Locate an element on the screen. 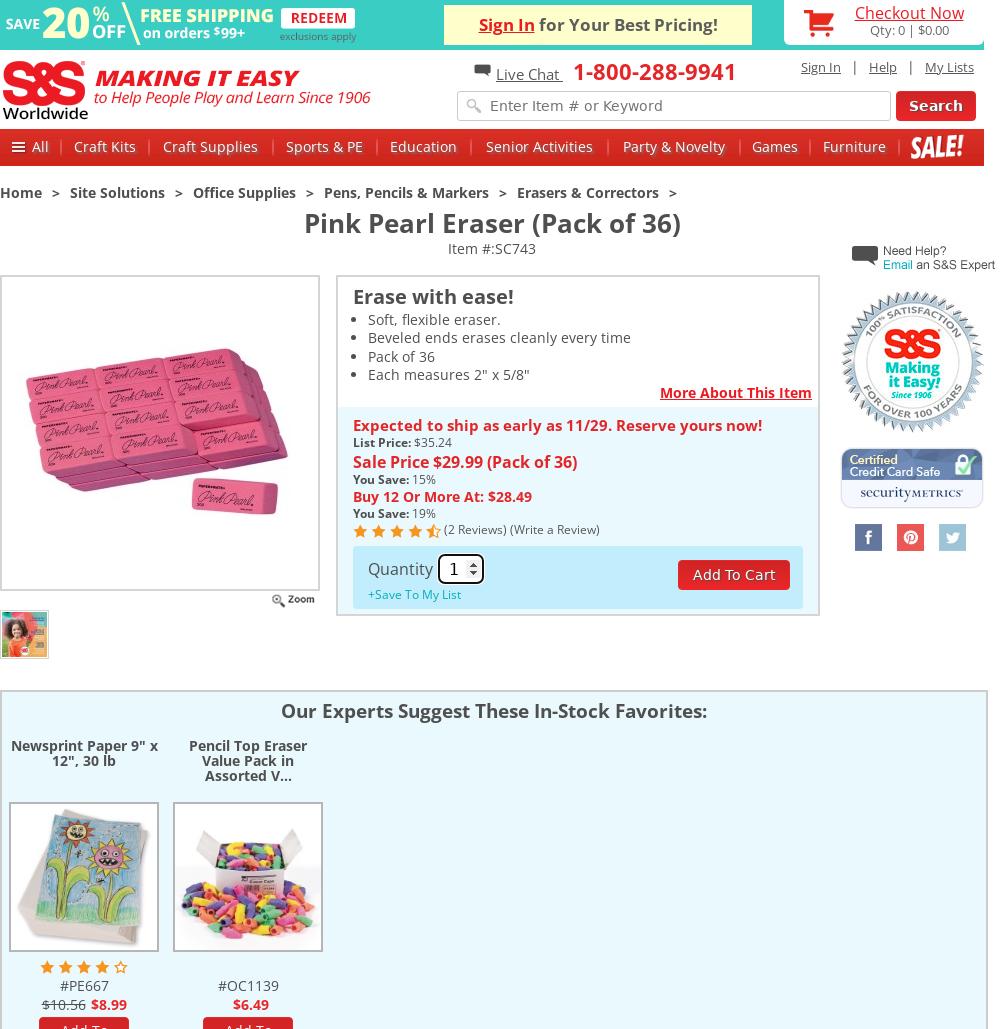 The image size is (1008, 1029). 'Craft Supplies' is located at coordinates (210, 145).